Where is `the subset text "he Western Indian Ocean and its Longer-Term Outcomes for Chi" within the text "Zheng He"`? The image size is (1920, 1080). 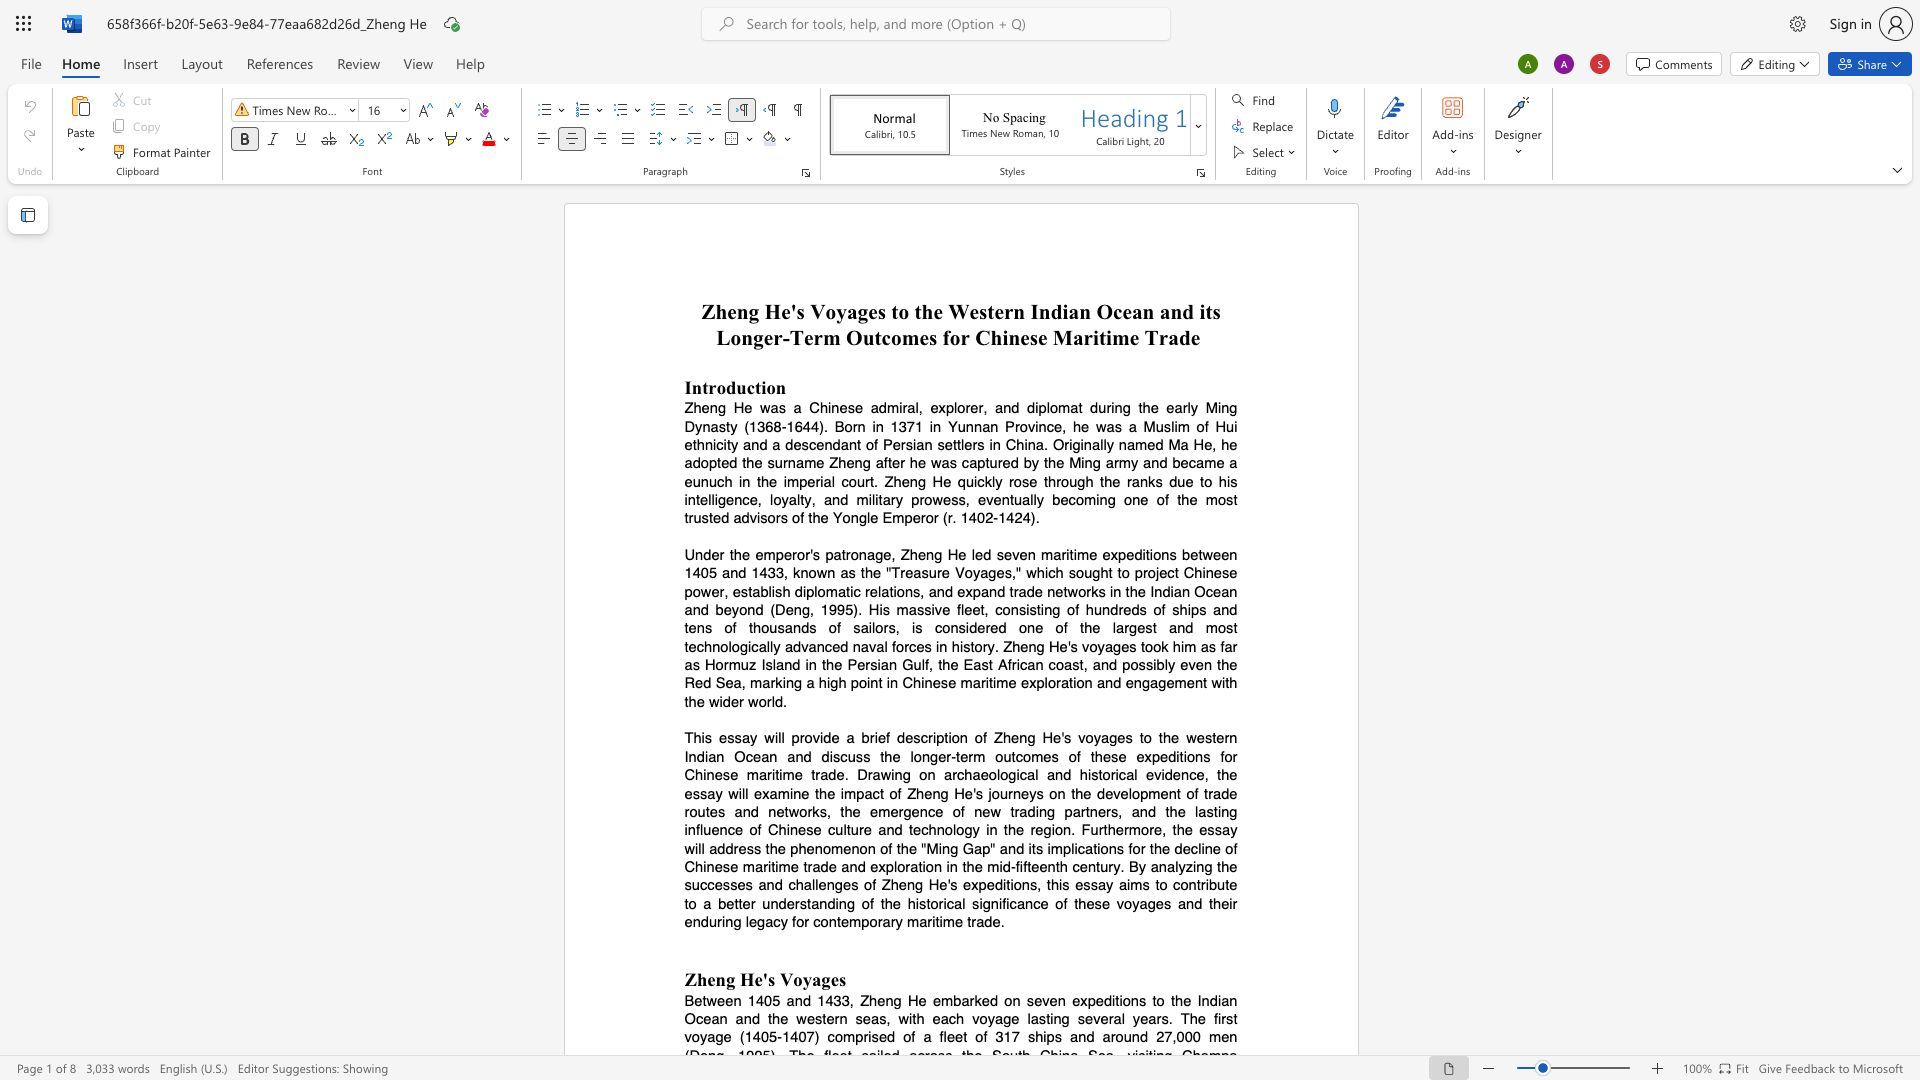
the subset text "he Western Indian Ocean and its Longer-Term Outcomes for Chi" within the text "Zheng He" is located at coordinates (920, 312).